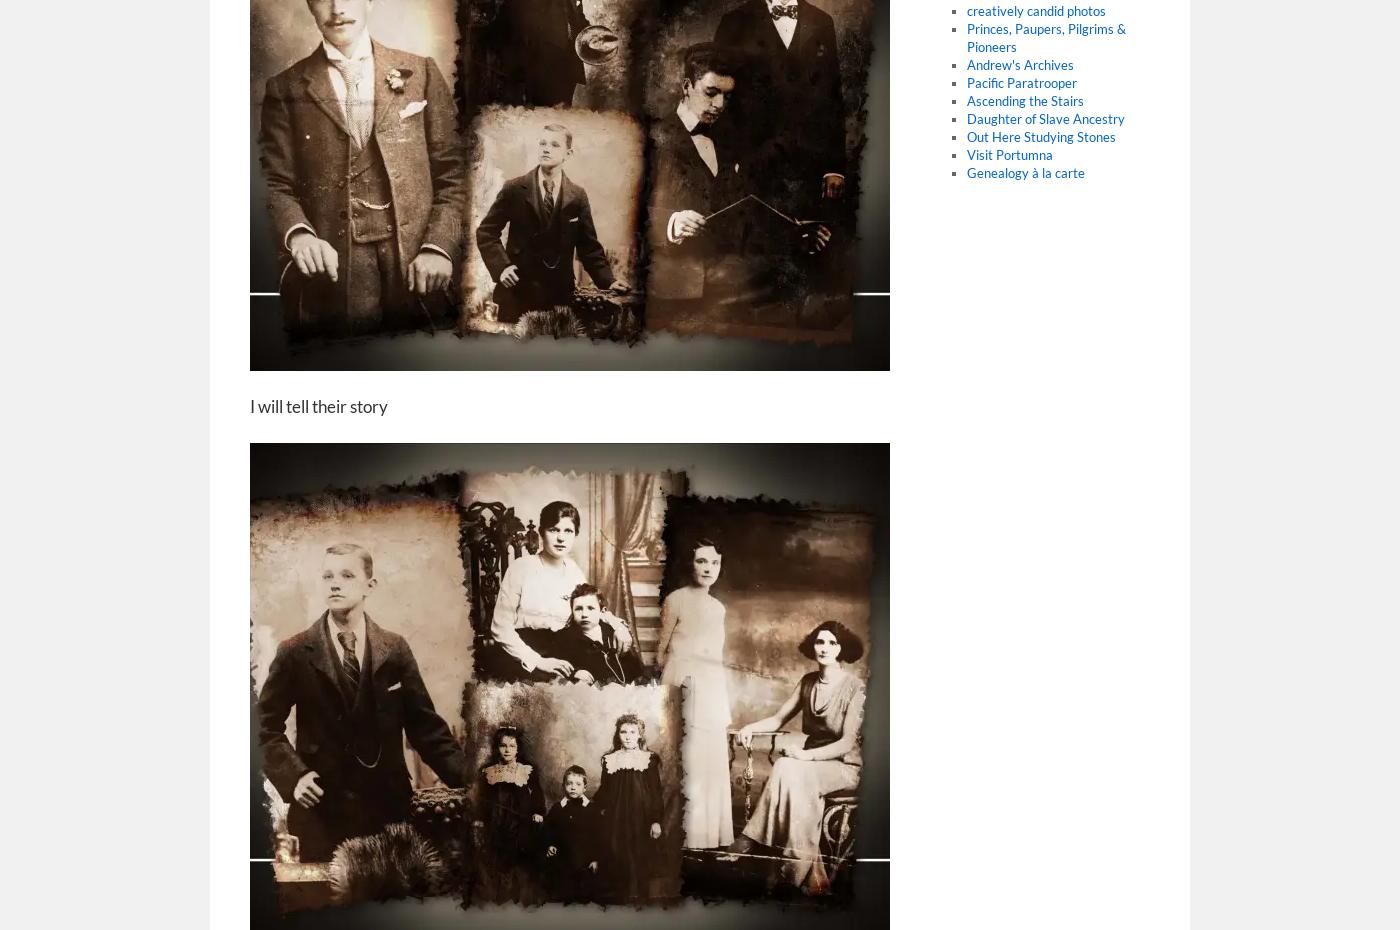 The width and height of the screenshot is (1400, 930). Describe the element at coordinates (965, 100) in the screenshot. I see `'Ascending the Stairs'` at that location.